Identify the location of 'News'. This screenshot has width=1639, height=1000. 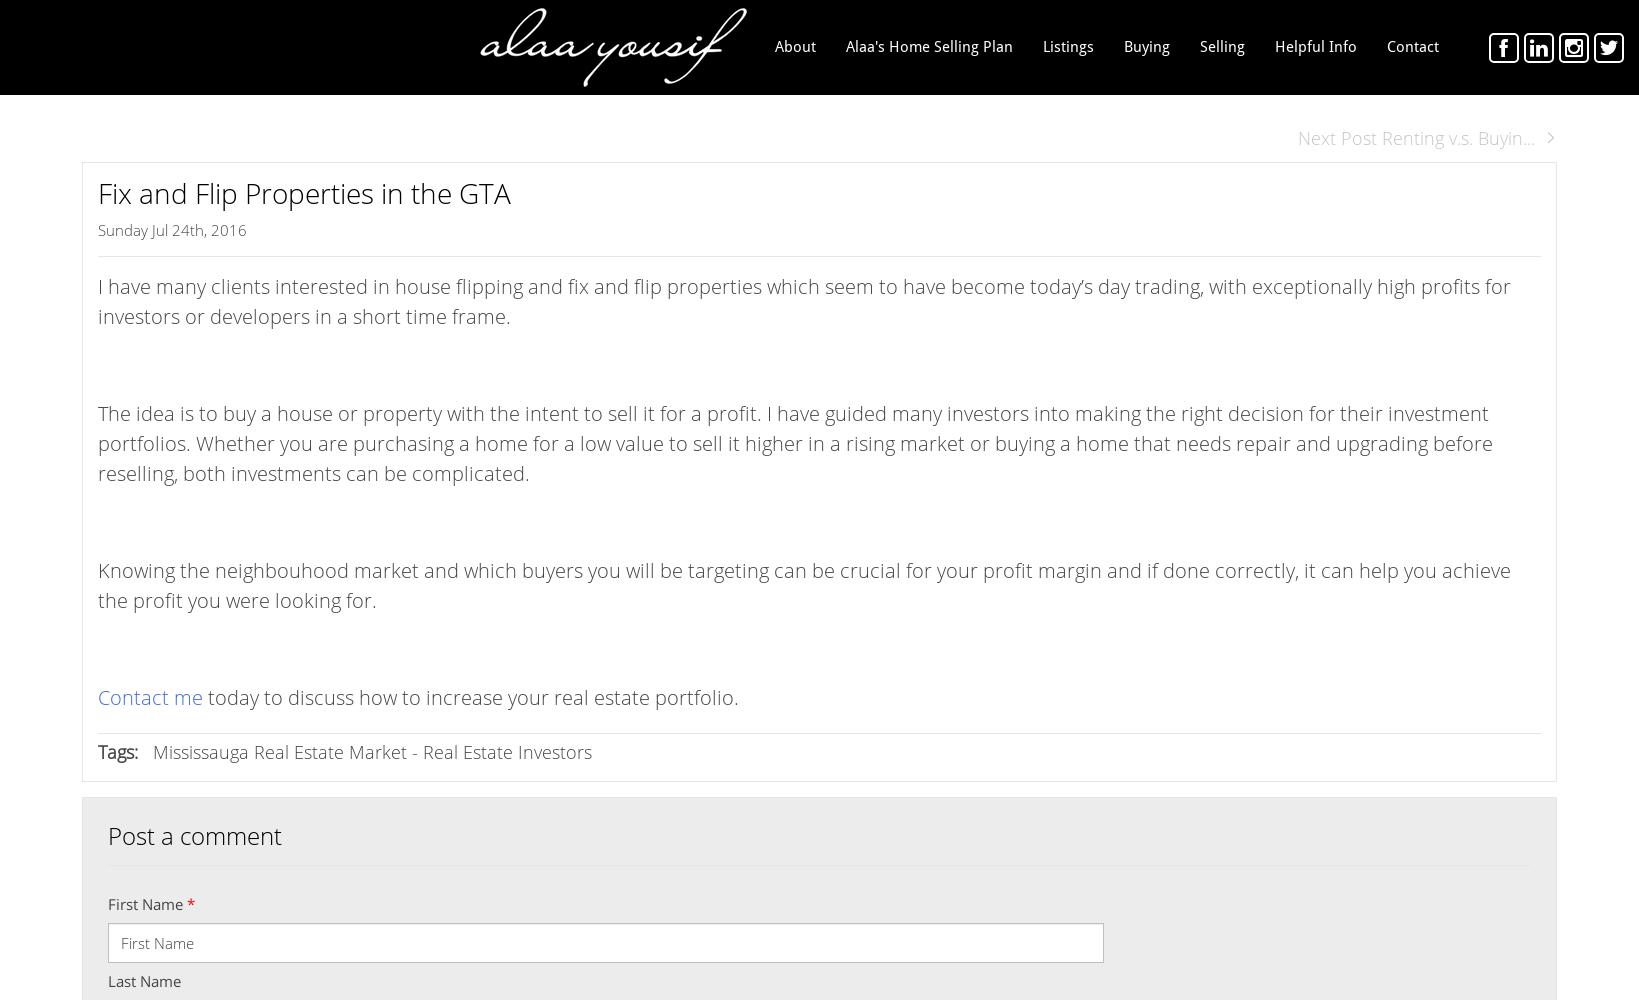
(1274, 135).